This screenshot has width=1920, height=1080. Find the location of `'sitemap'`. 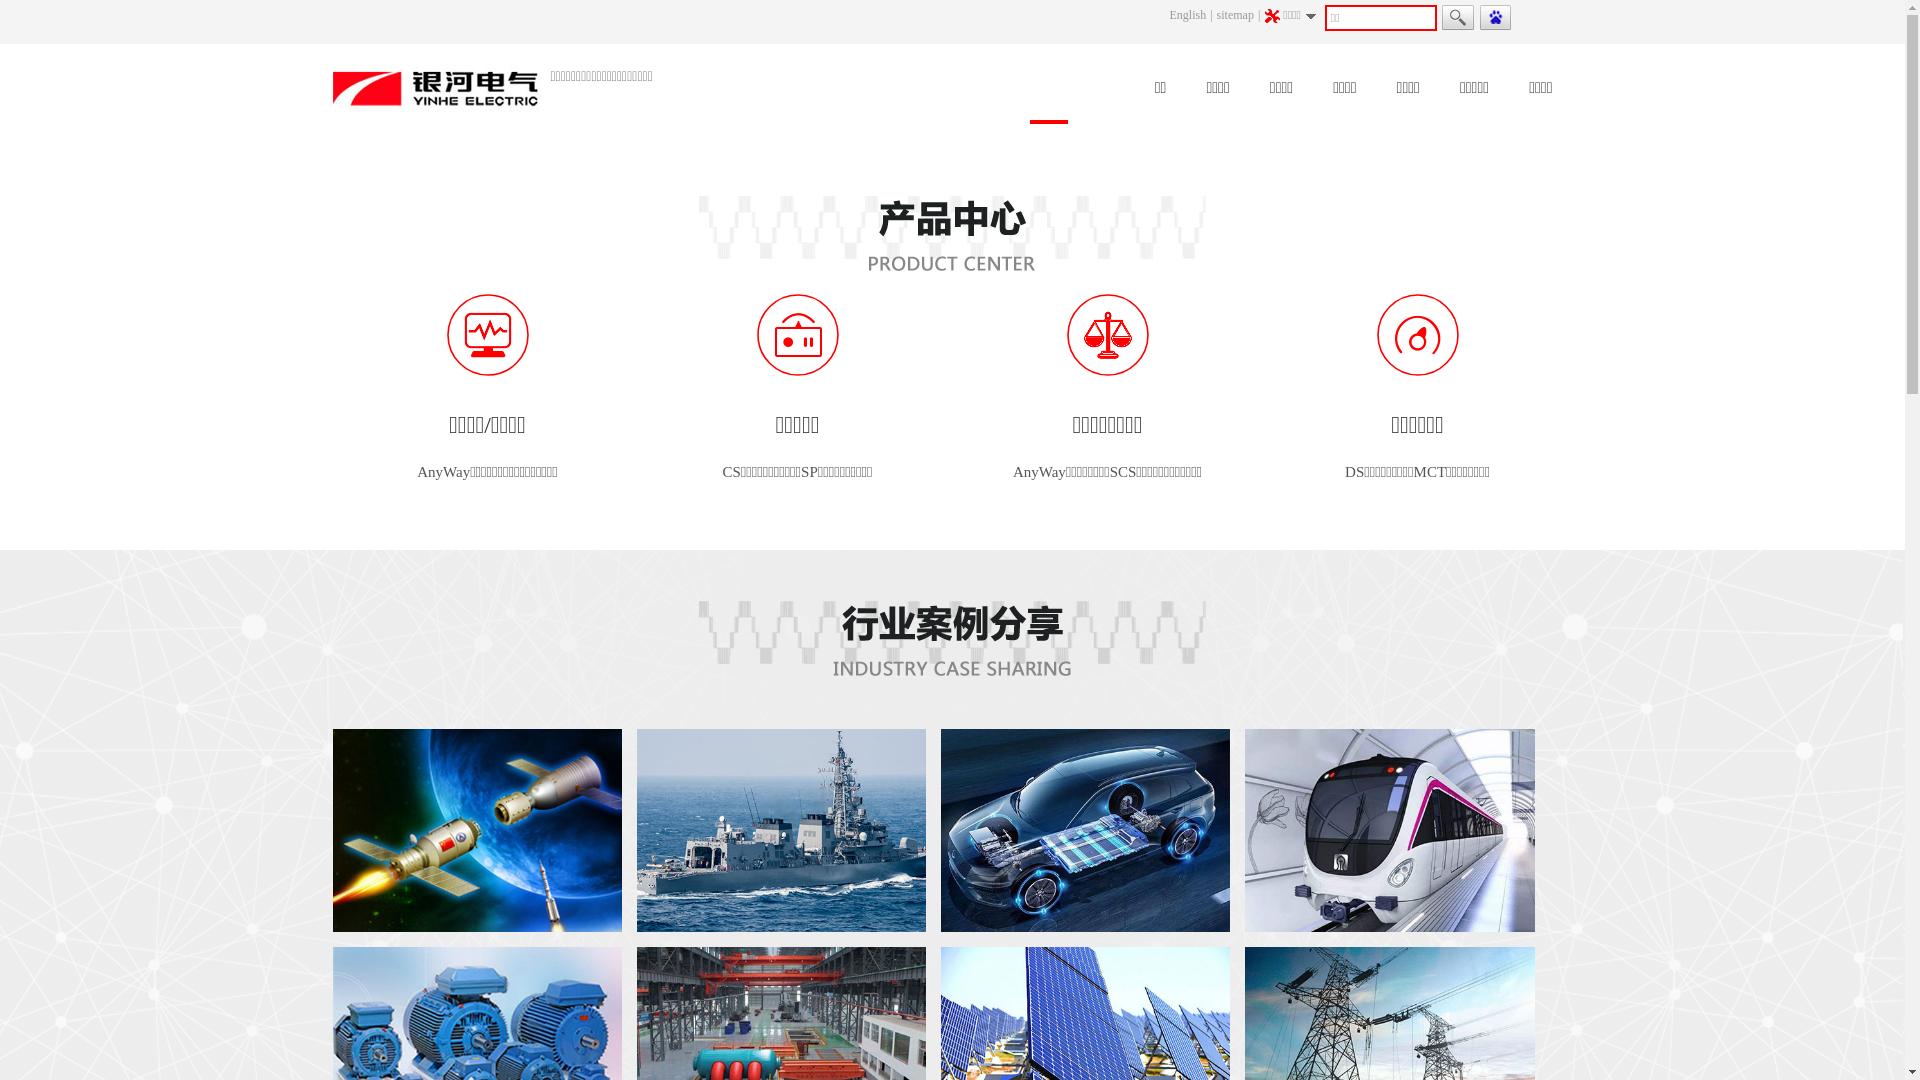

'sitemap' is located at coordinates (1234, 15).